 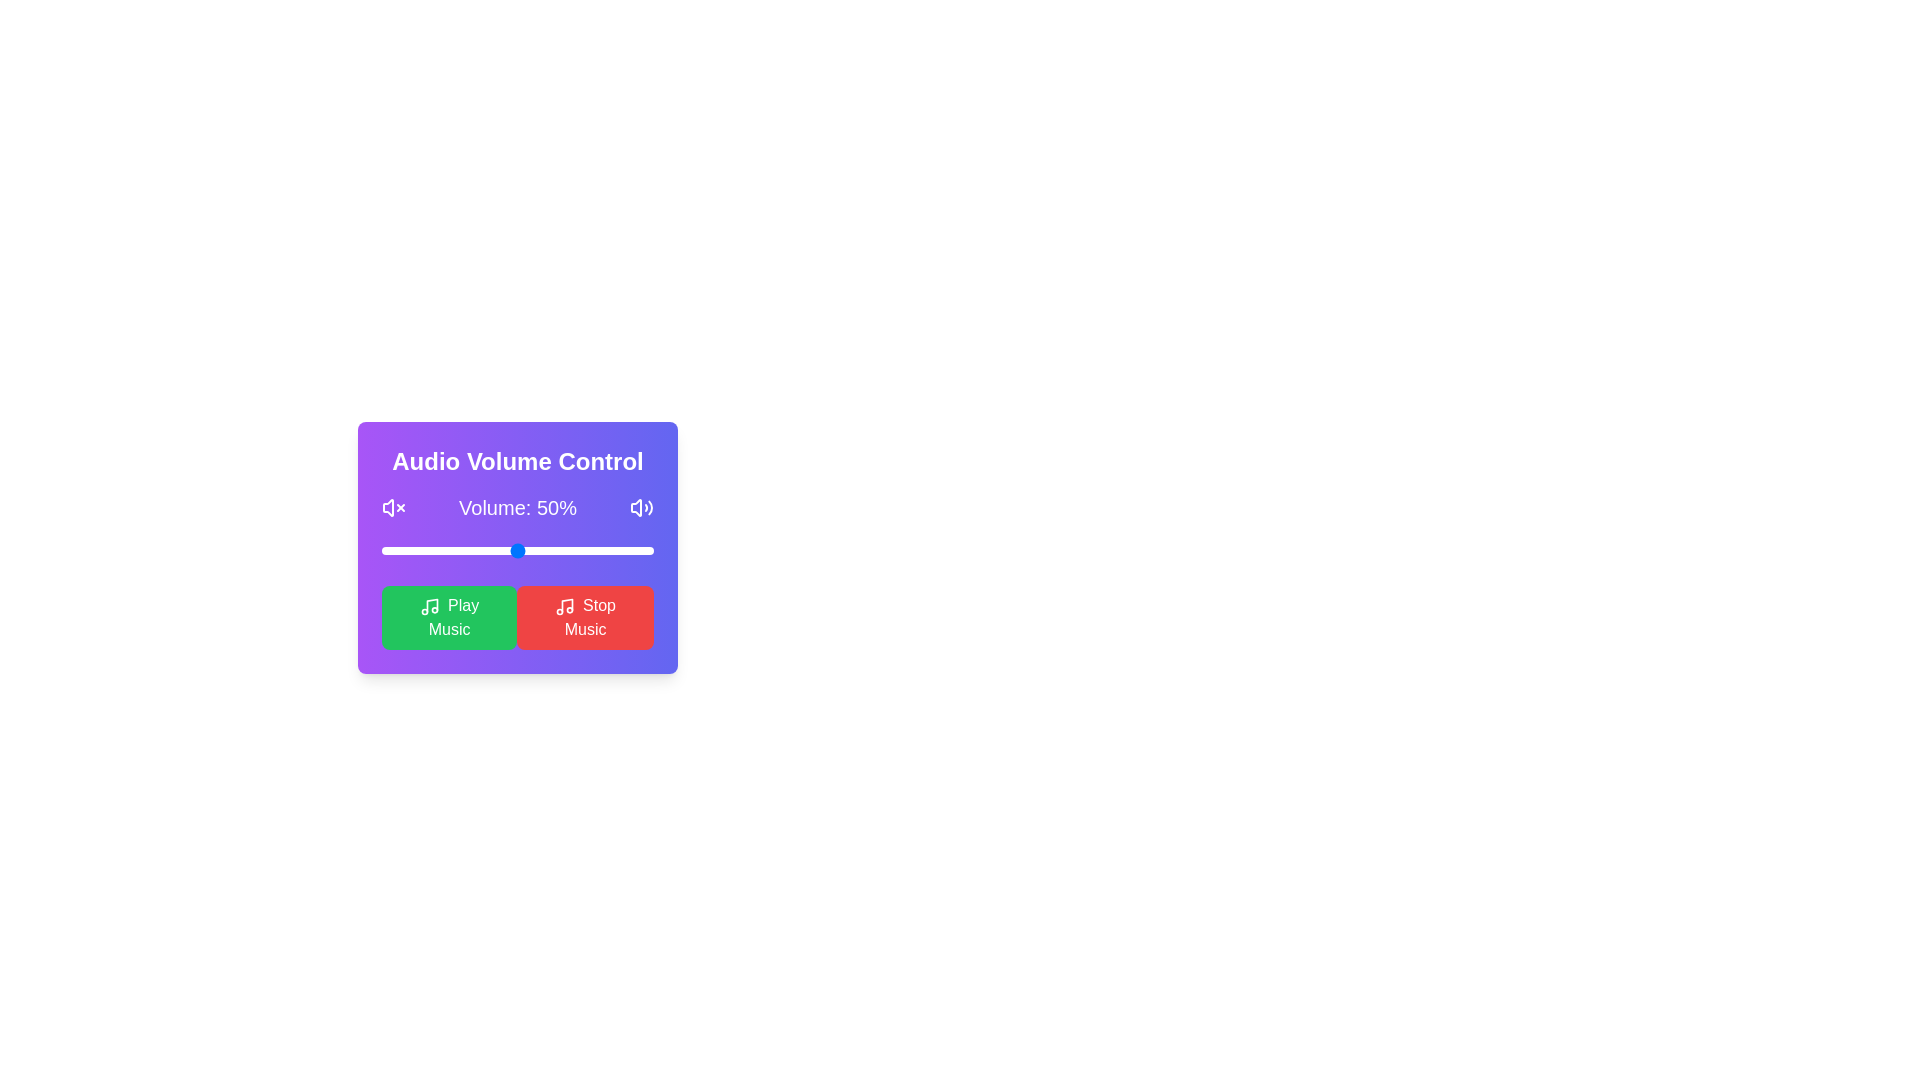 I want to click on the mute/unmute icon button, which is a speaker icon with a 'mute' cross mark over it, located to the left of the 'Volume: 50%' label, so click(x=393, y=507).